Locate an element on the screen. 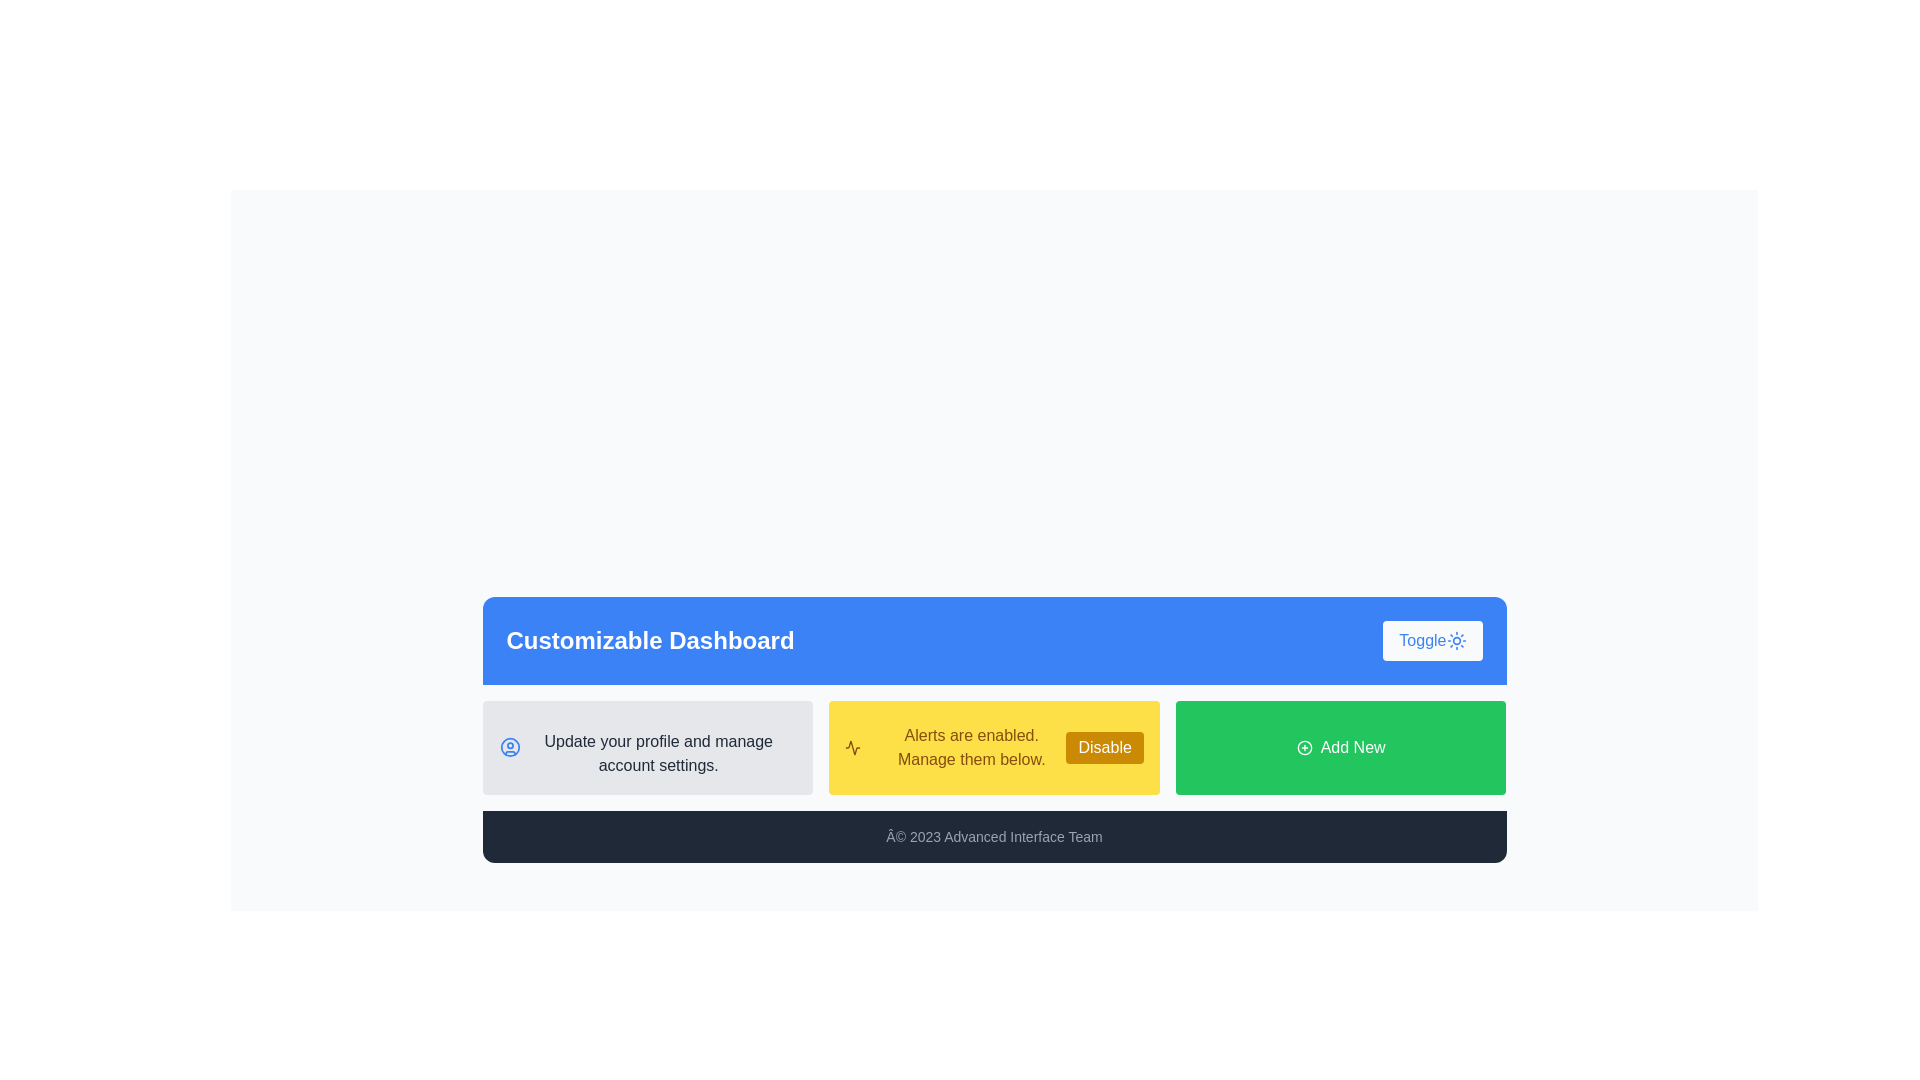 Image resolution: width=1920 pixels, height=1080 pixels. the 'sun' icon representing light mode settings located at the center of the 'Toggle' button in the upper-right corner of the blue header area is located at coordinates (1456, 640).